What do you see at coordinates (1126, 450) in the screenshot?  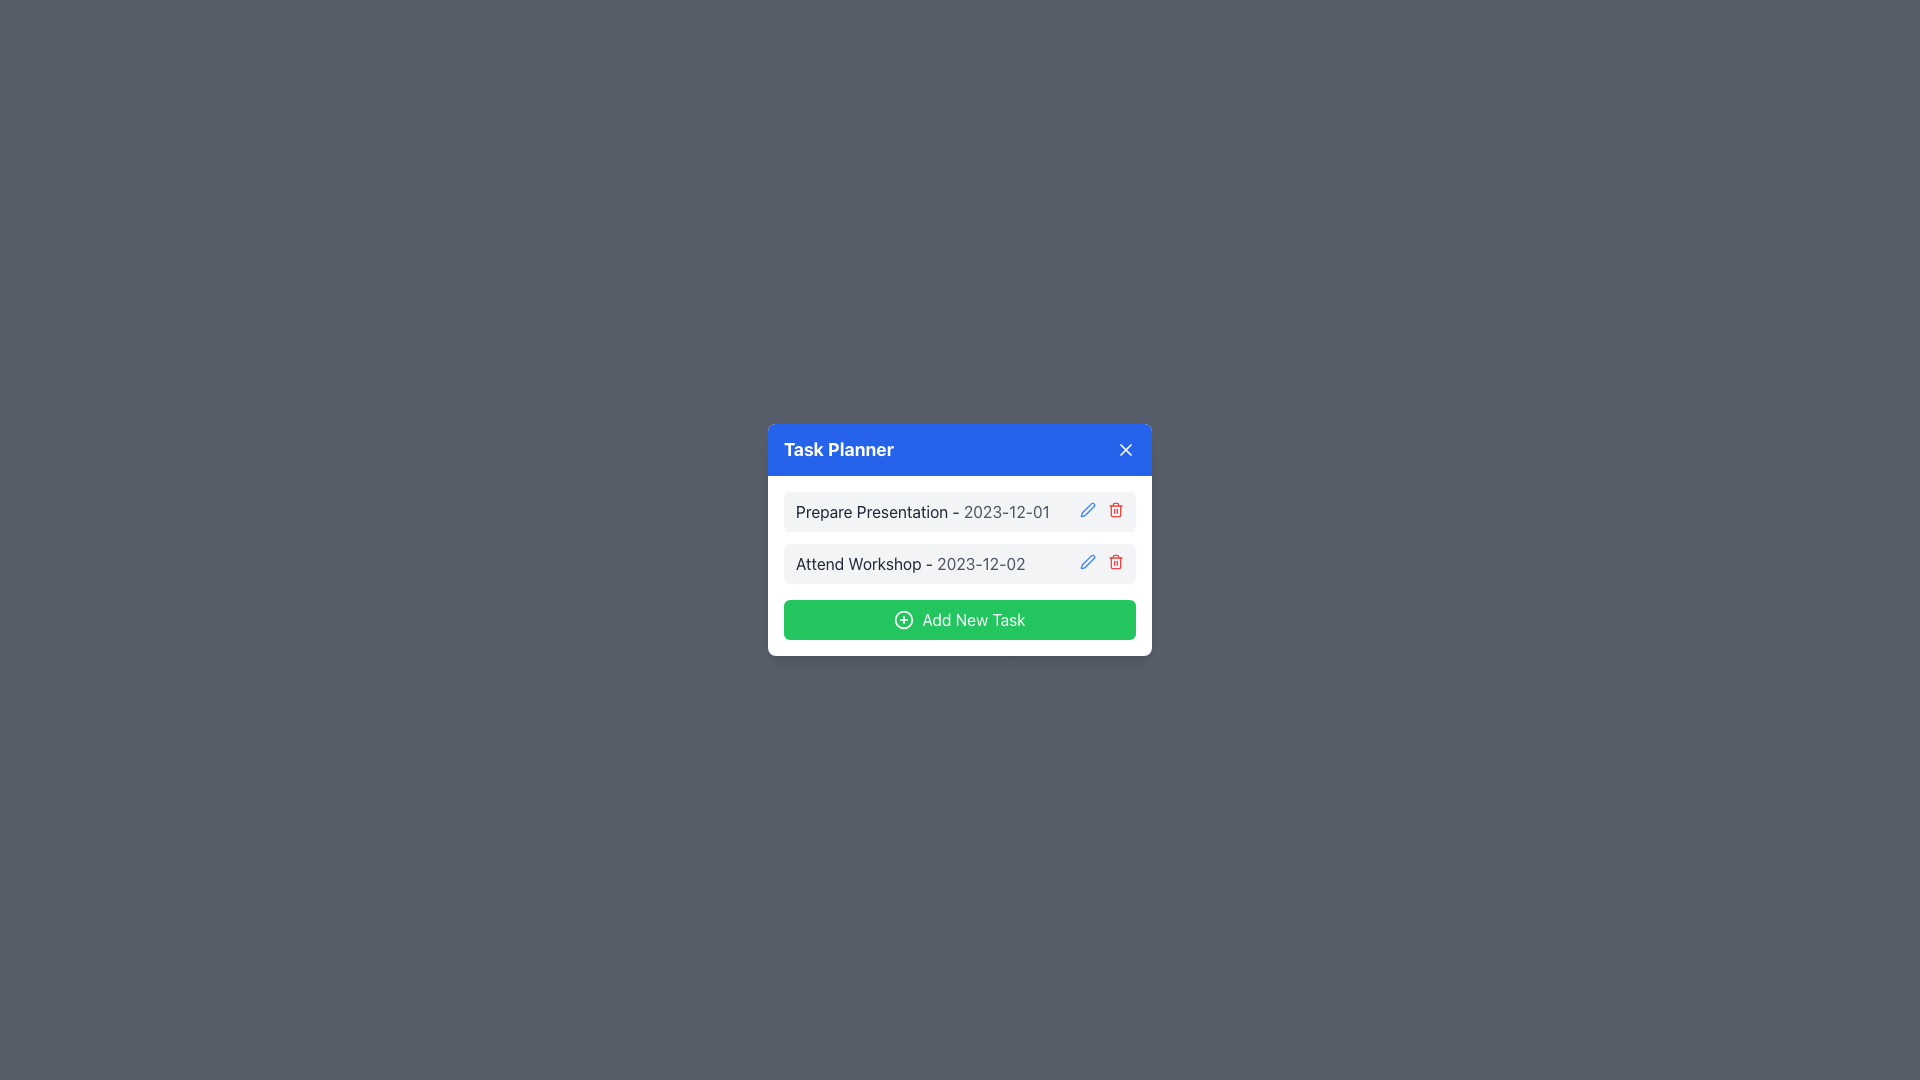 I see `the close/dismiss icon located in the top-right corner of the 'Task Planner' header to change its appearance` at bounding box center [1126, 450].